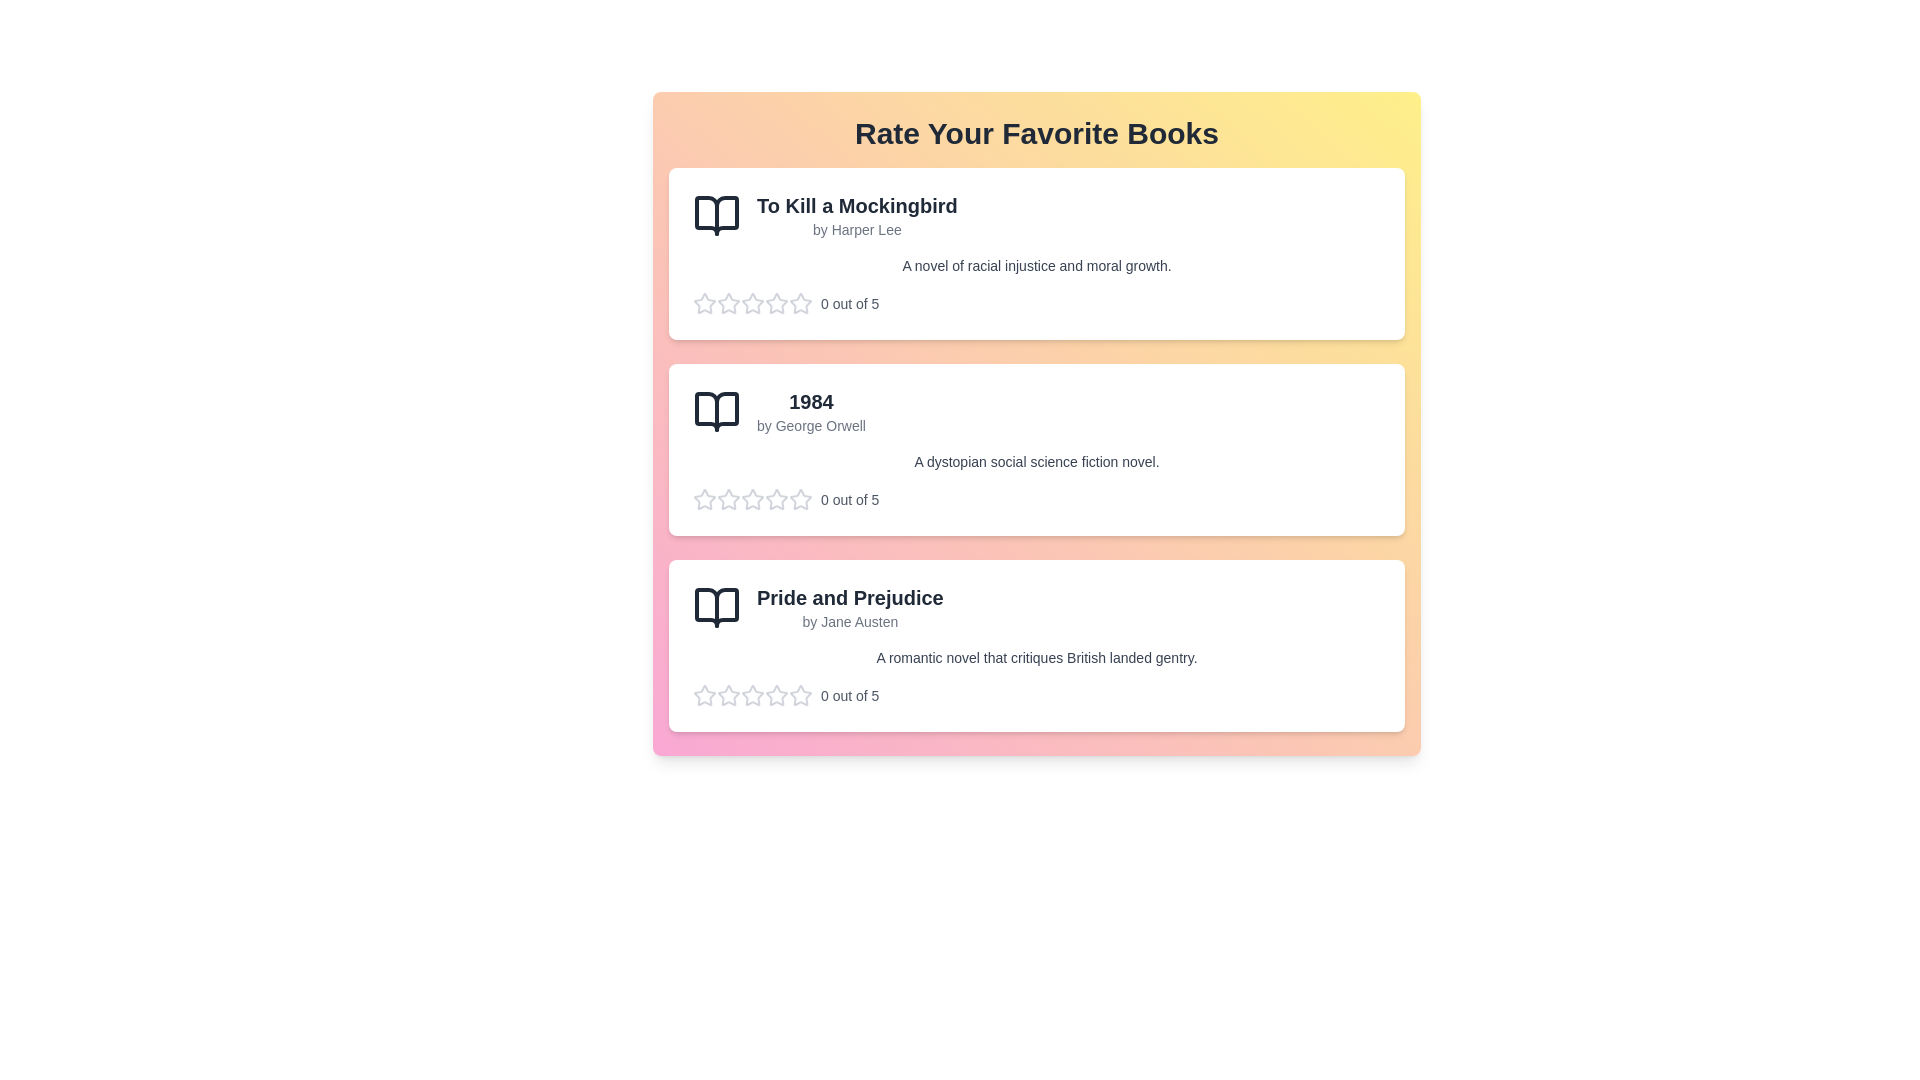  Describe the element at coordinates (811, 411) in the screenshot. I see `text element displaying the title '1984' in bold and the author 'by George Orwell' below it, located in the second card of the book entries list` at that location.